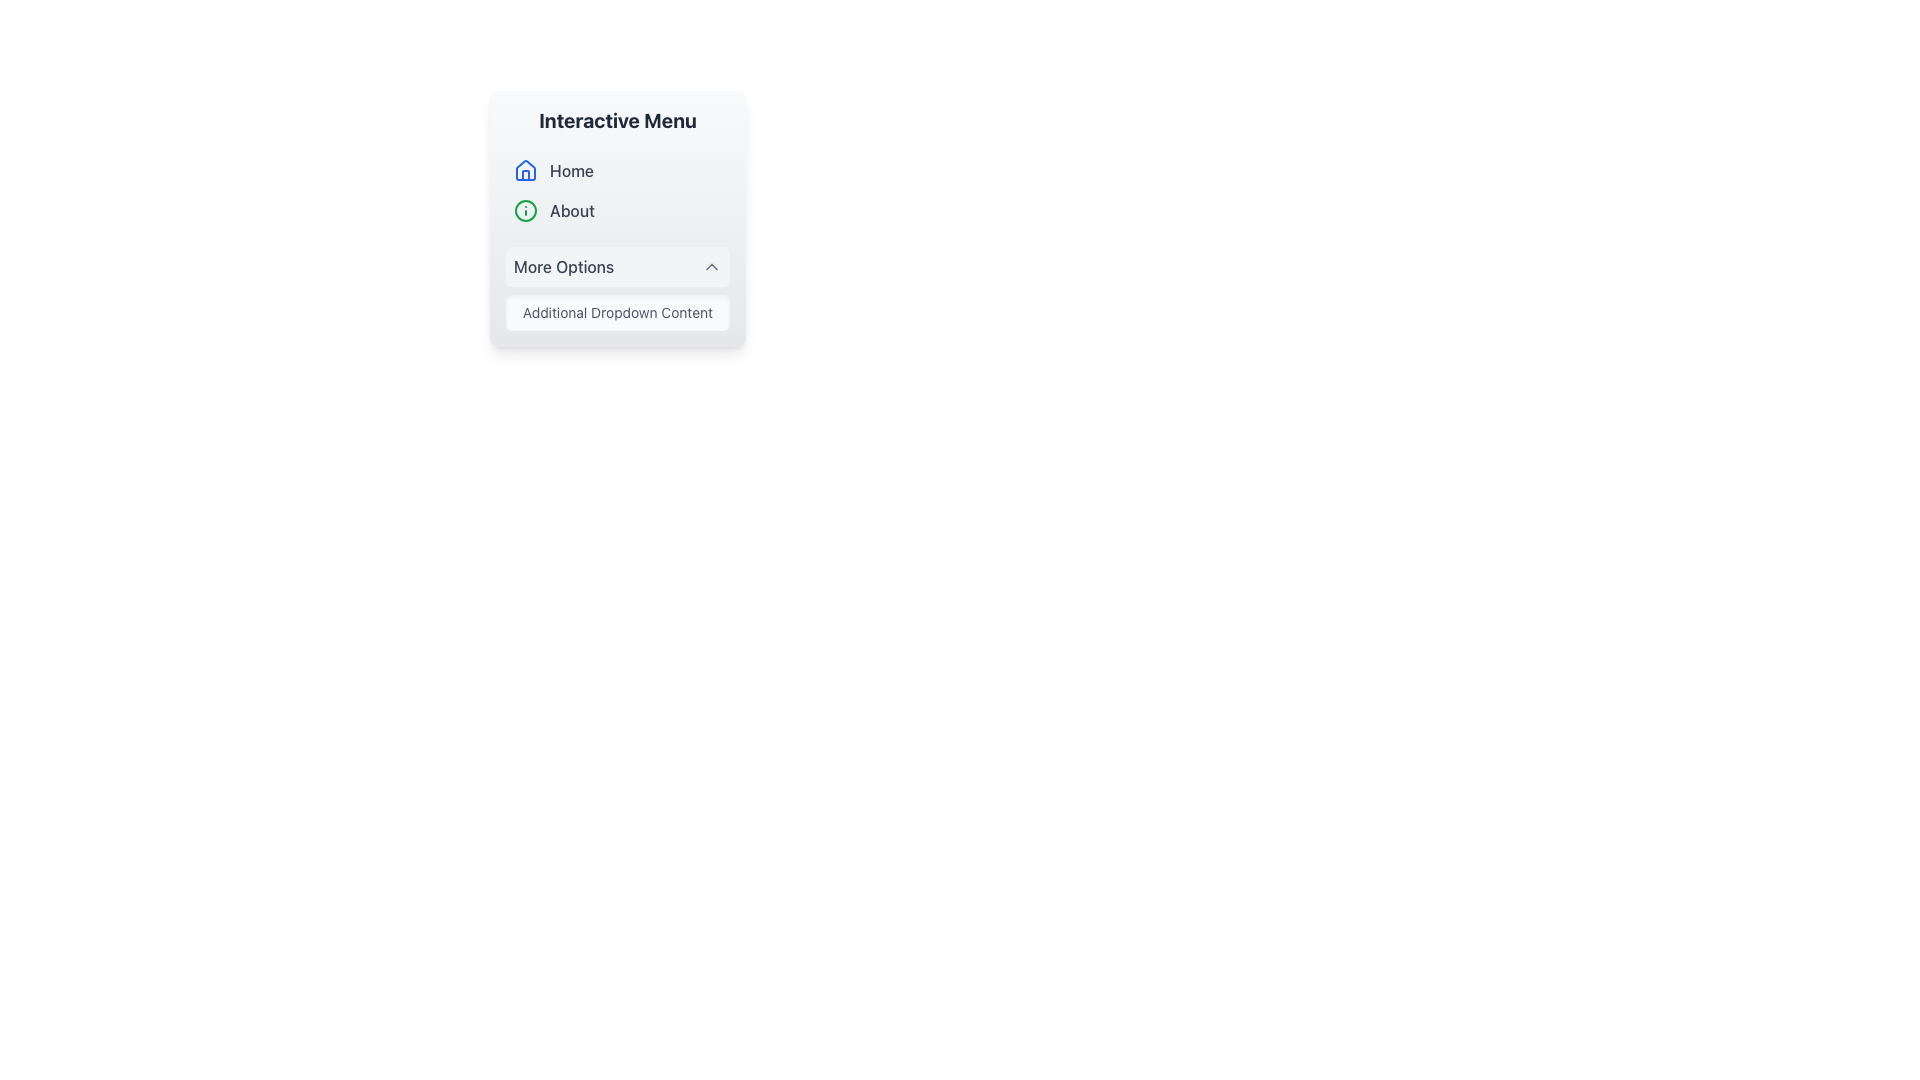  What do you see at coordinates (571, 211) in the screenshot?
I see `the 'About' menu option text label` at bounding box center [571, 211].